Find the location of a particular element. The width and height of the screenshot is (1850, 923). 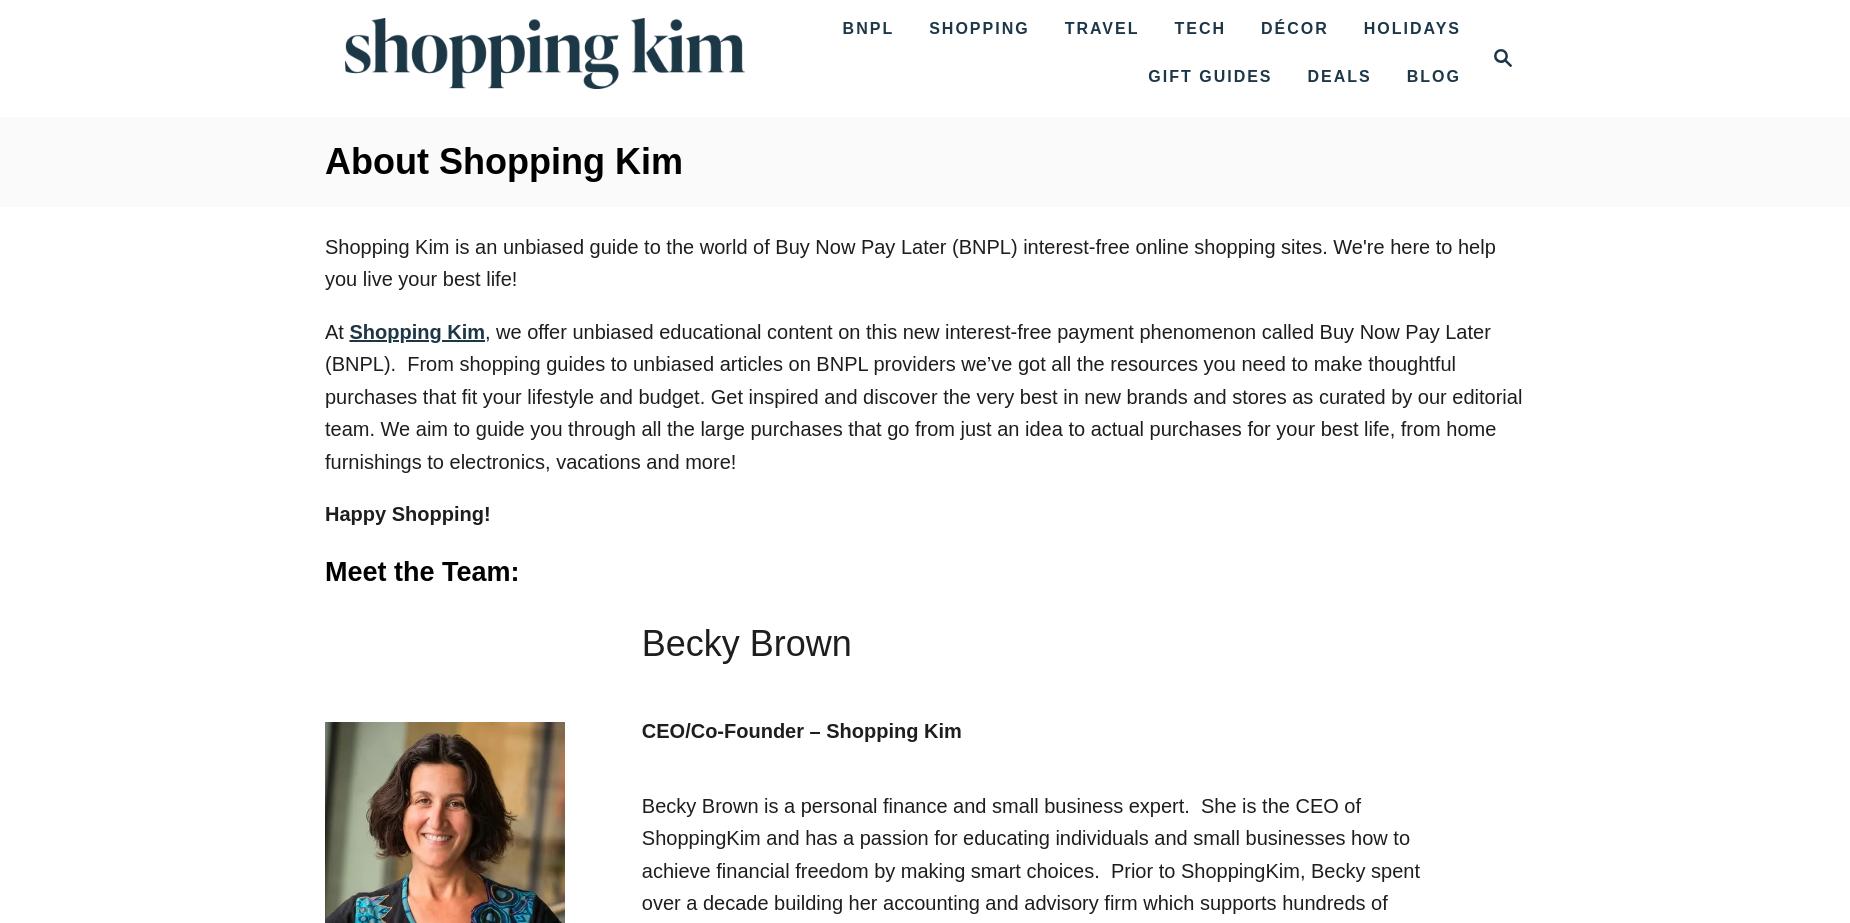

'Meet the Team:' is located at coordinates (420, 569).